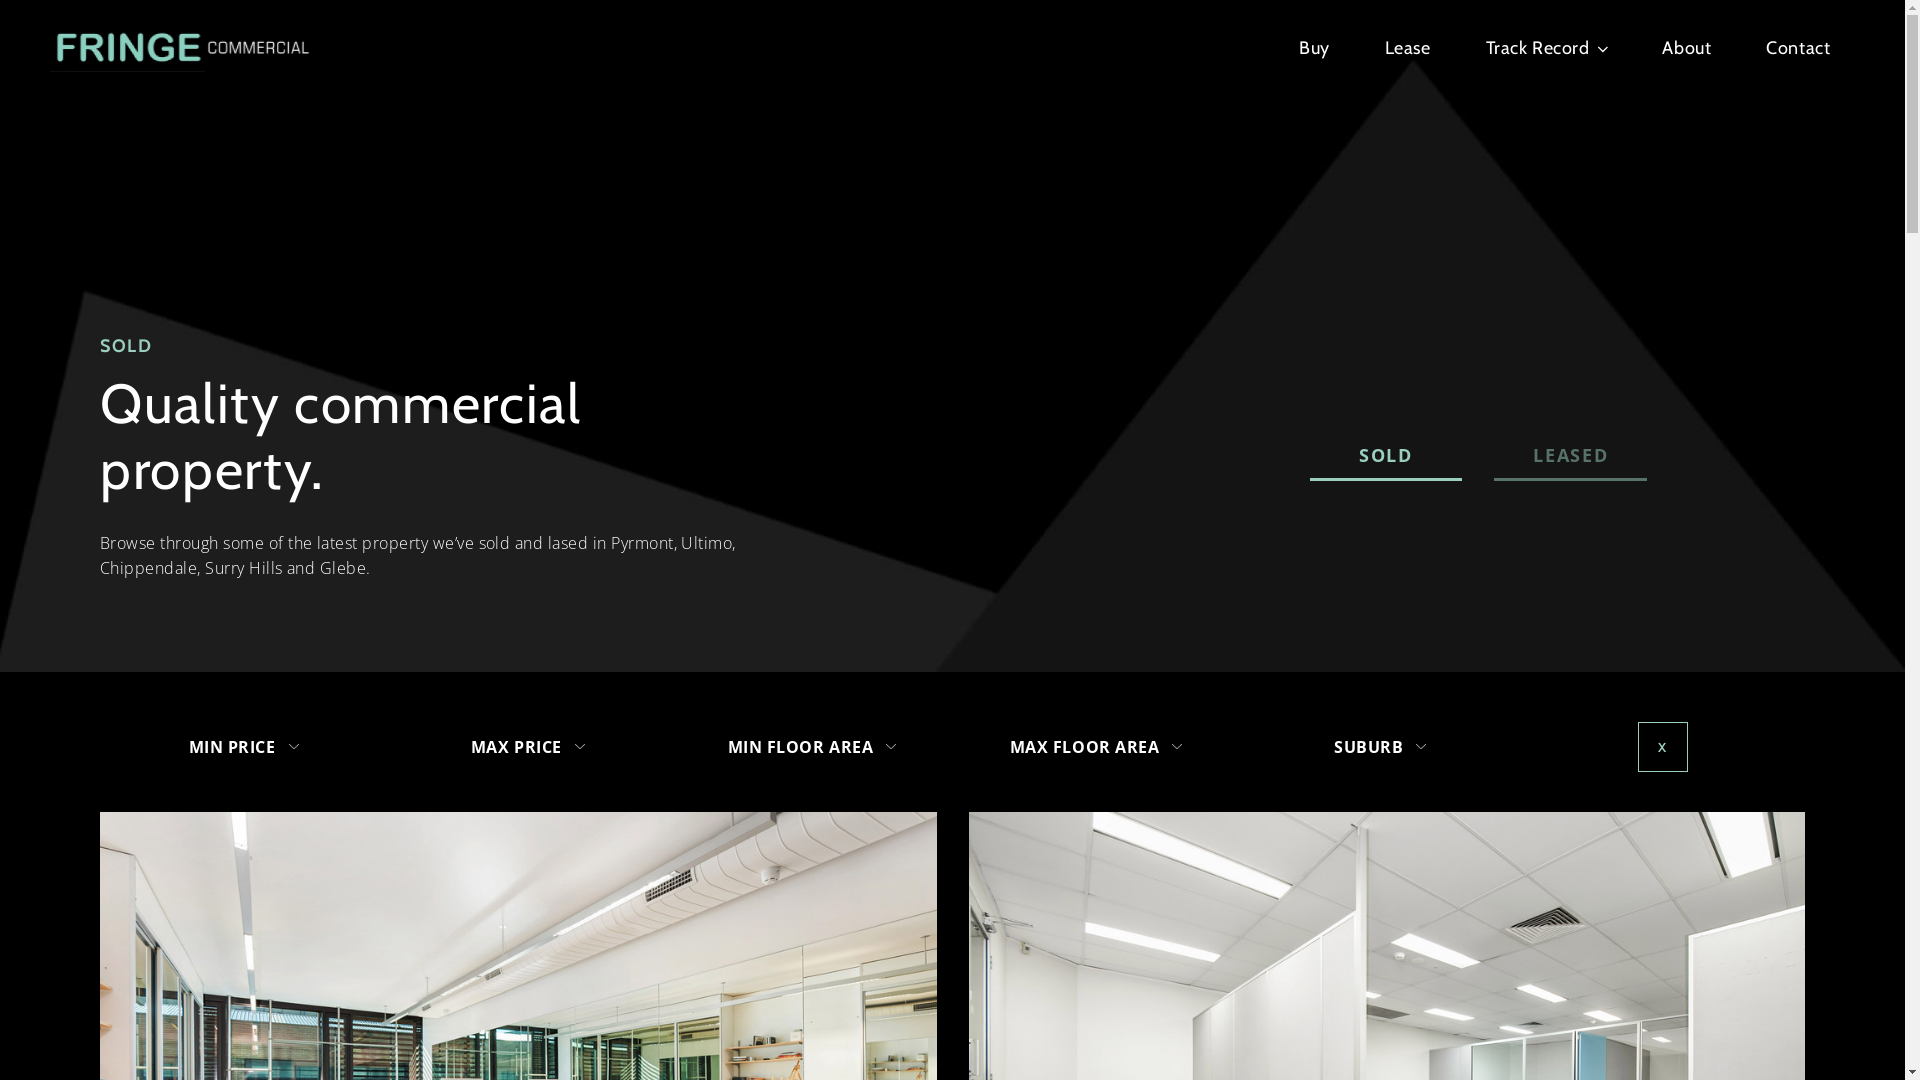  Describe the element at coordinates (1545, 47) in the screenshot. I see `'Track Record'` at that location.